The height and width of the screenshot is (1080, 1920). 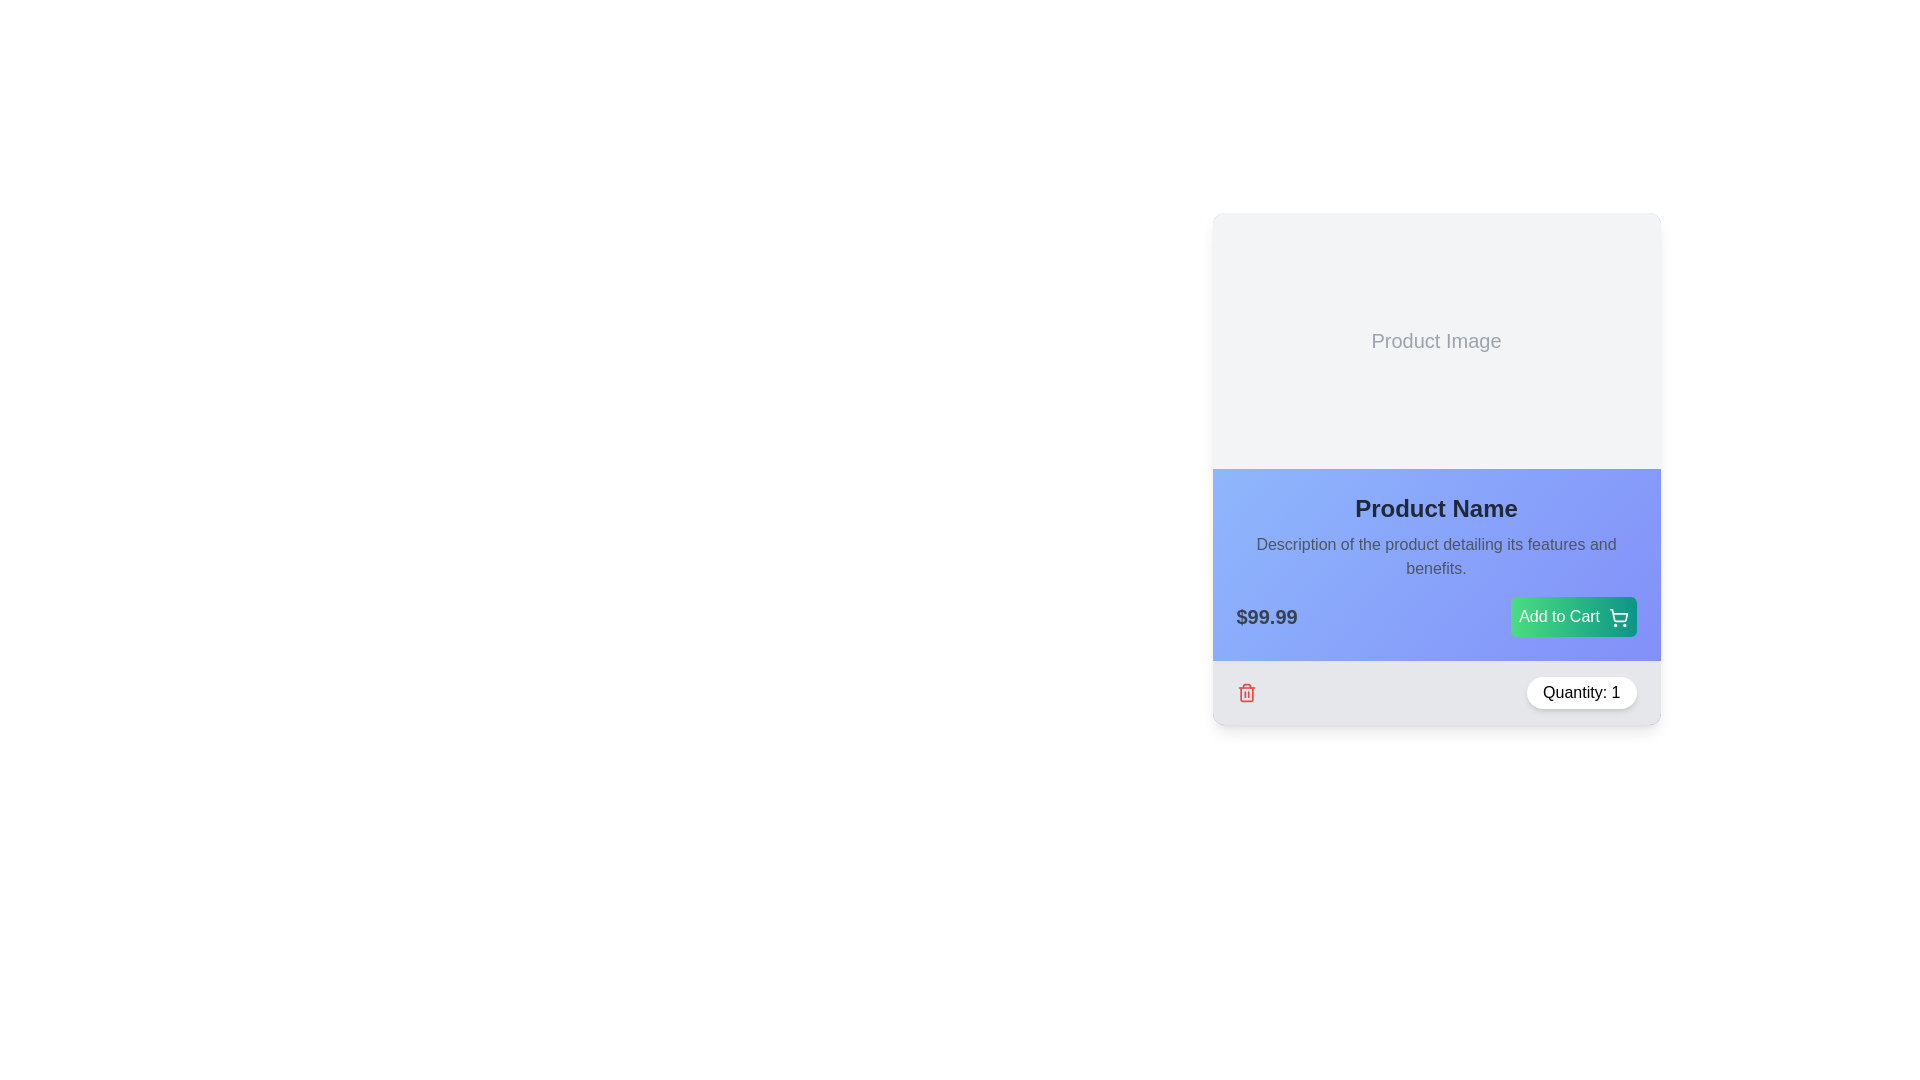 What do you see at coordinates (1580, 692) in the screenshot?
I see `quantity displayed on the pill-shaped label with the text 'Quantity: 1', located near the bottom right inside a gray section under the main product details` at bounding box center [1580, 692].